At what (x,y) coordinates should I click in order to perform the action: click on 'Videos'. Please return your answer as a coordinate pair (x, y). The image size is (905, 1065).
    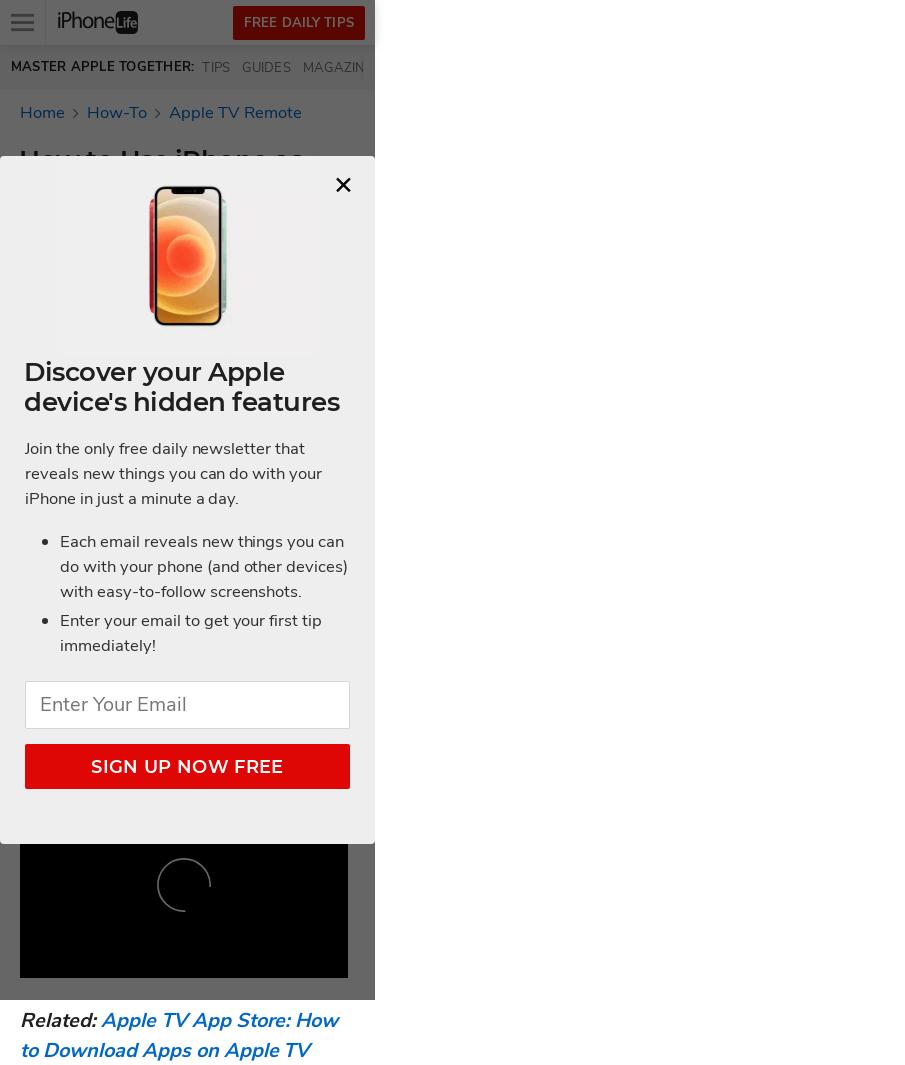
    Looking at the image, I should click on (597, 66).